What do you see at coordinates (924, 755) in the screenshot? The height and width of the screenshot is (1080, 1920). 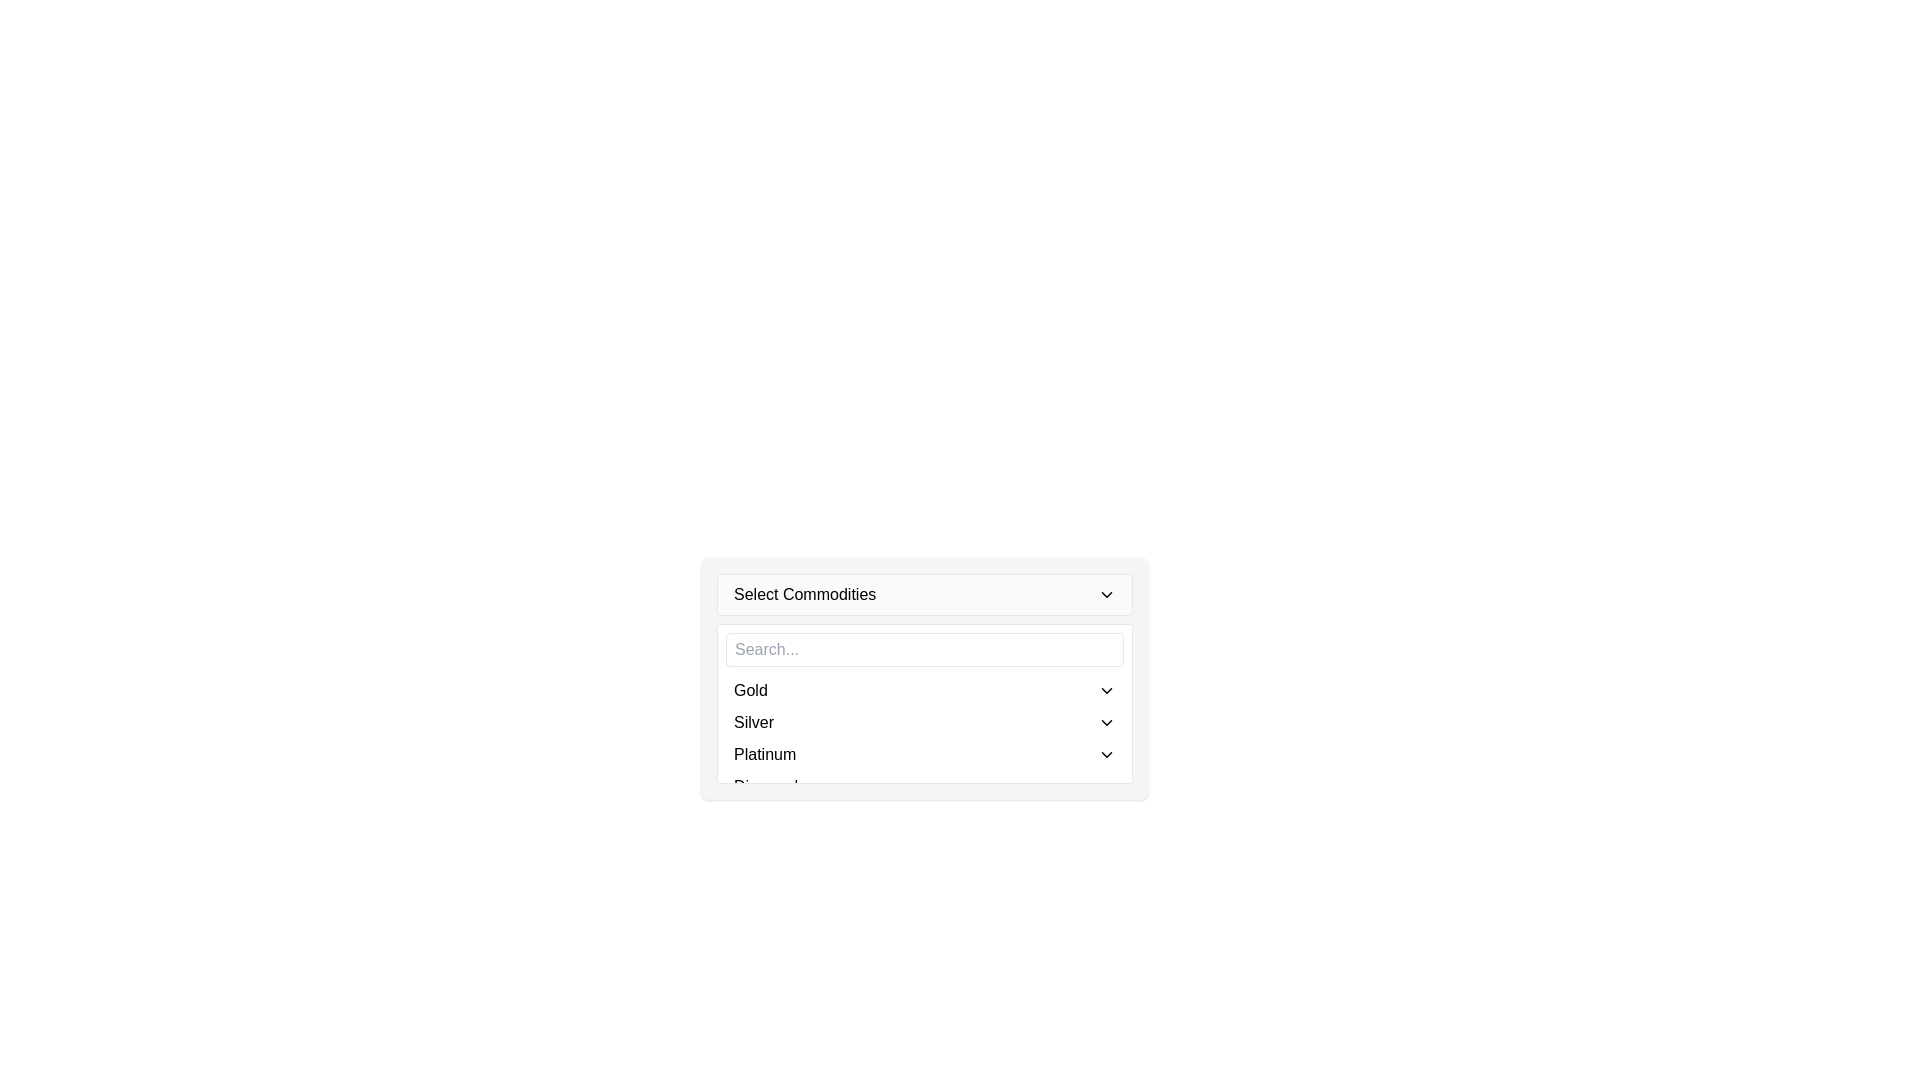 I see `the 'Platinum' option in the dropdown menu` at bounding box center [924, 755].